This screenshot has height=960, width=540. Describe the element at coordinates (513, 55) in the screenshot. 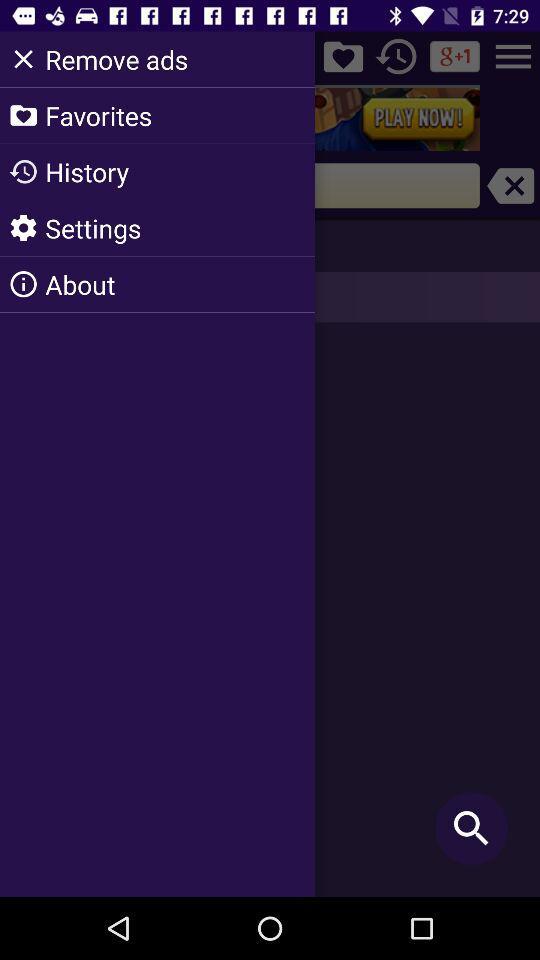

I see `the menu icon` at that location.